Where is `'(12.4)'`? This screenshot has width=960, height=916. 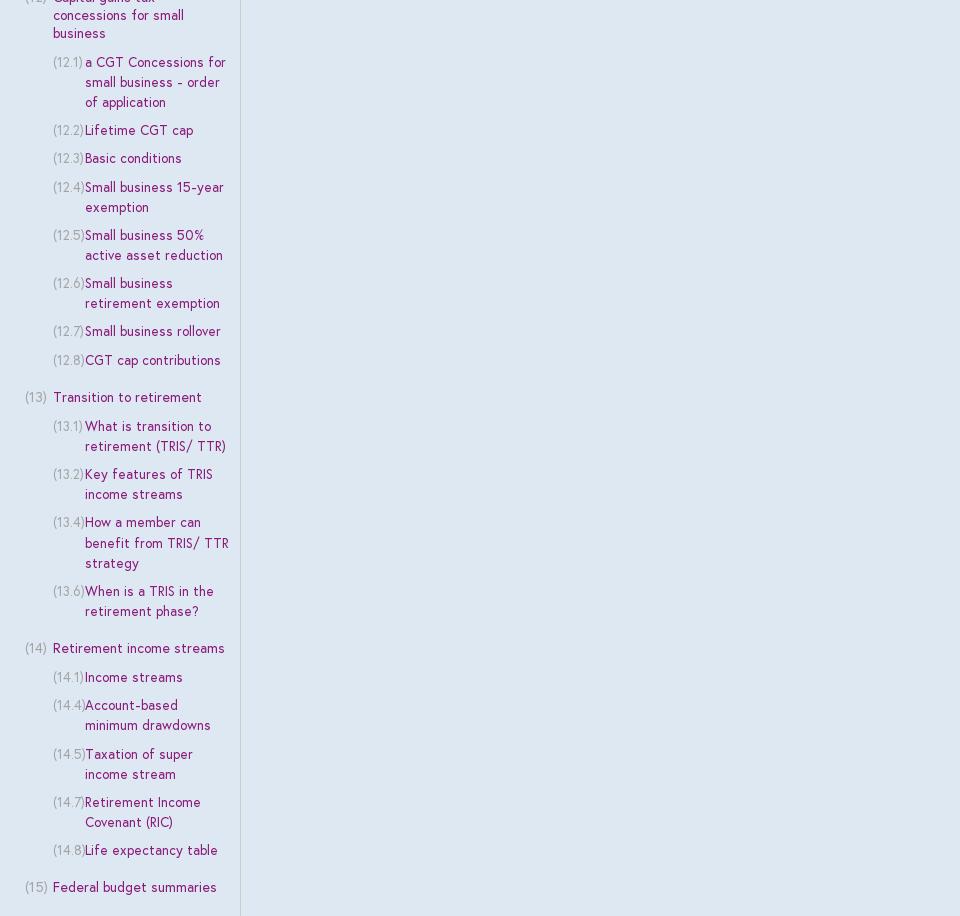
'(12.4)' is located at coordinates (67, 185).